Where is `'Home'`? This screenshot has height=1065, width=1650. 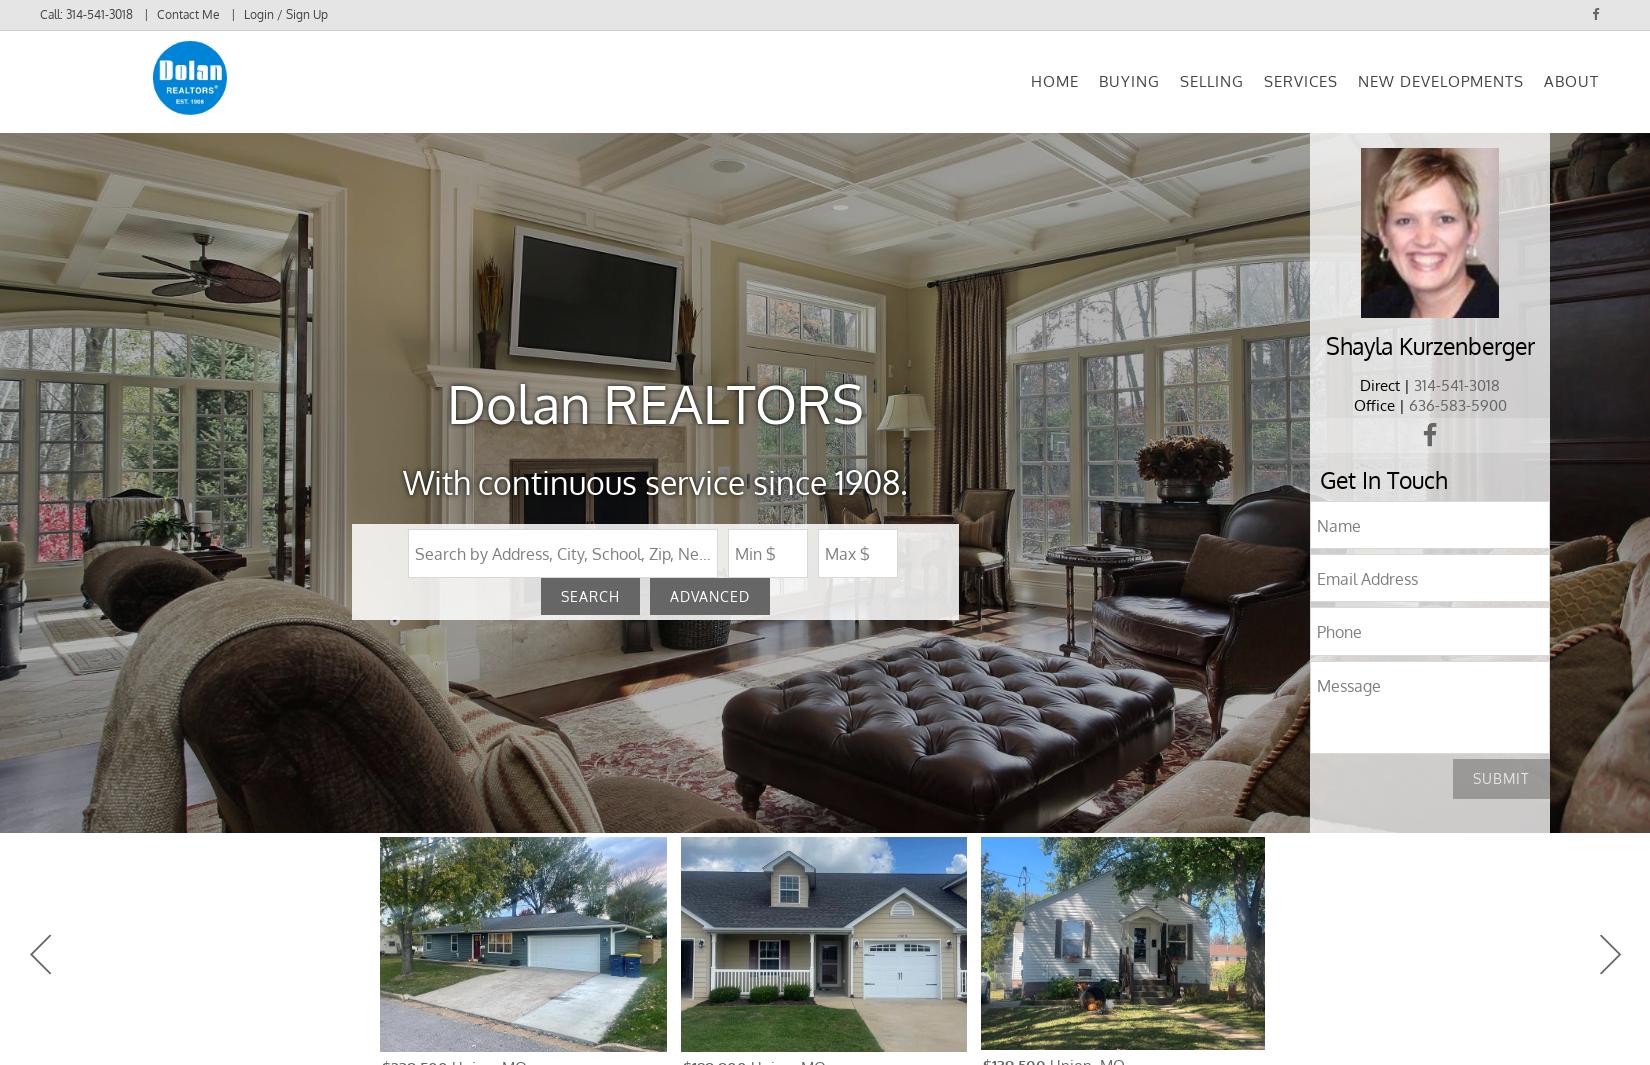 'Home' is located at coordinates (1055, 93).